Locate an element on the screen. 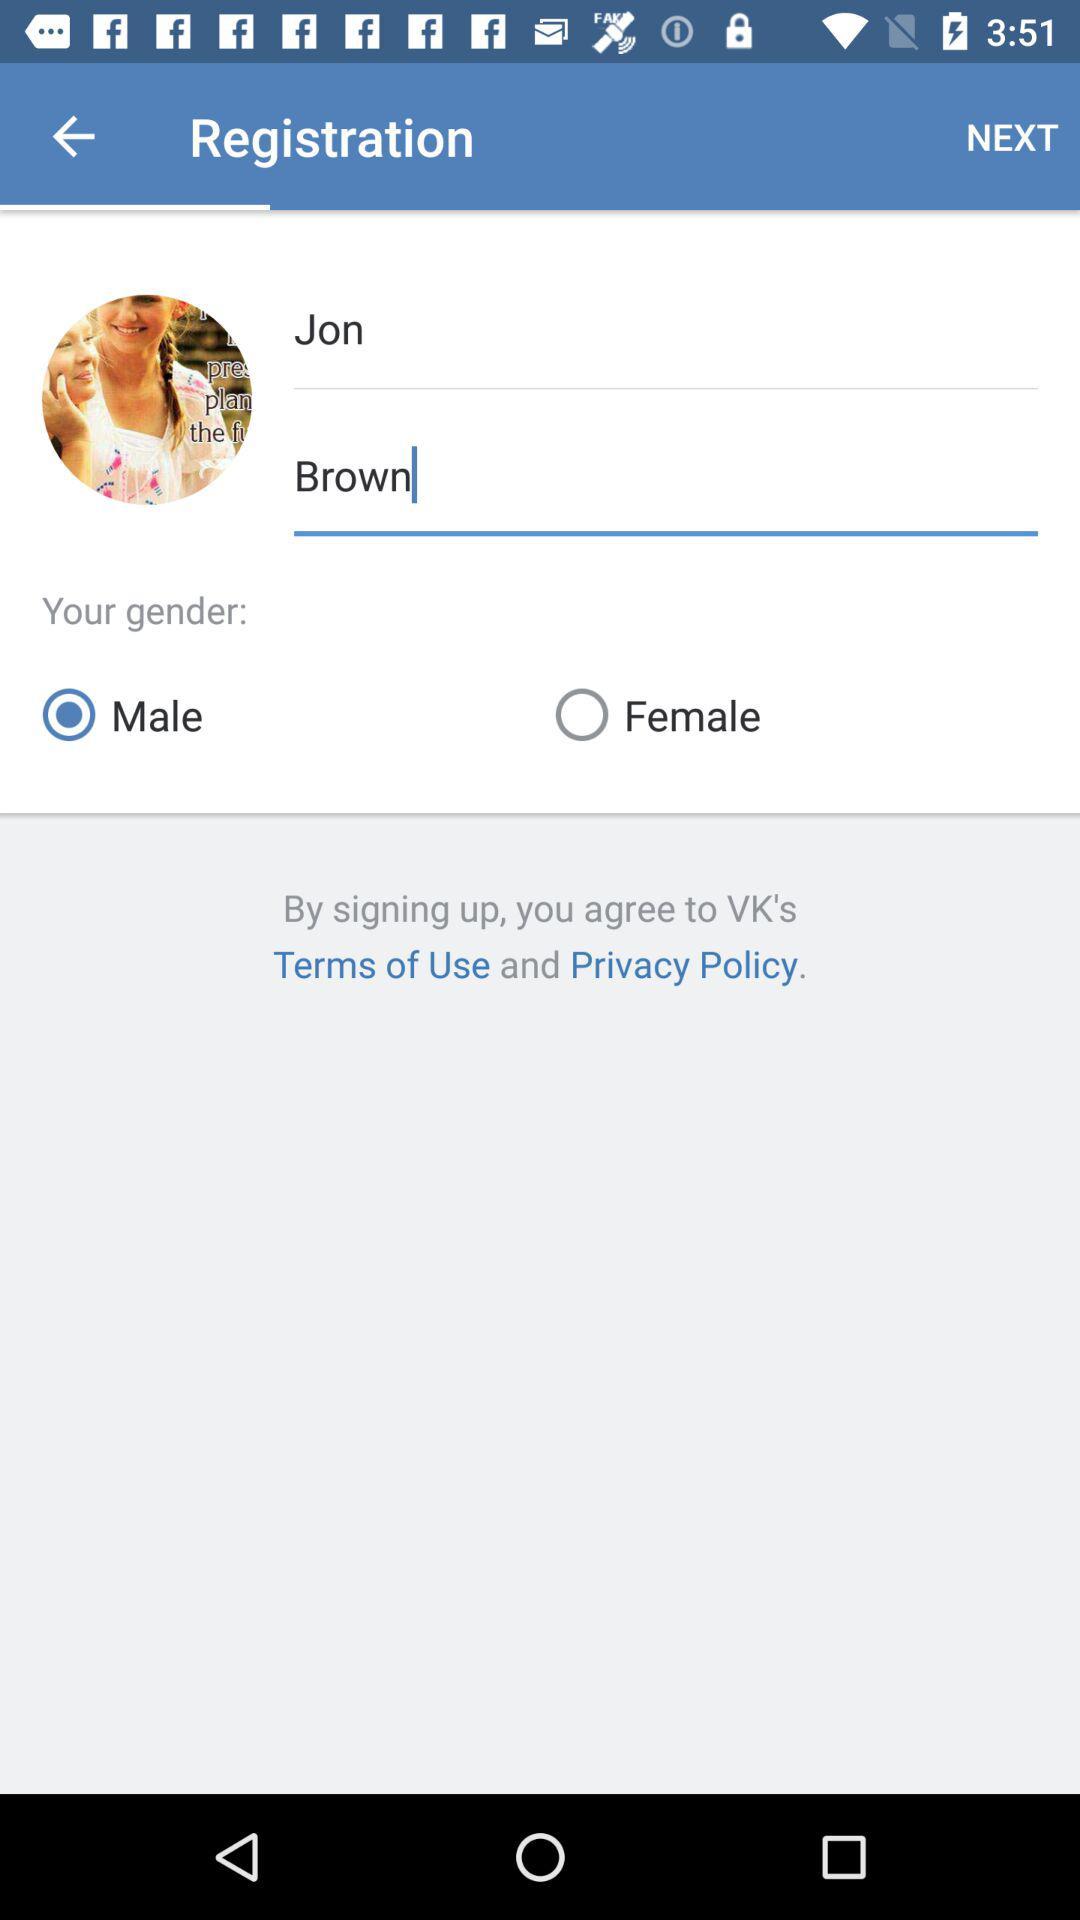 This screenshot has height=1920, width=1080. the icon above by signing up item is located at coordinates (283, 714).